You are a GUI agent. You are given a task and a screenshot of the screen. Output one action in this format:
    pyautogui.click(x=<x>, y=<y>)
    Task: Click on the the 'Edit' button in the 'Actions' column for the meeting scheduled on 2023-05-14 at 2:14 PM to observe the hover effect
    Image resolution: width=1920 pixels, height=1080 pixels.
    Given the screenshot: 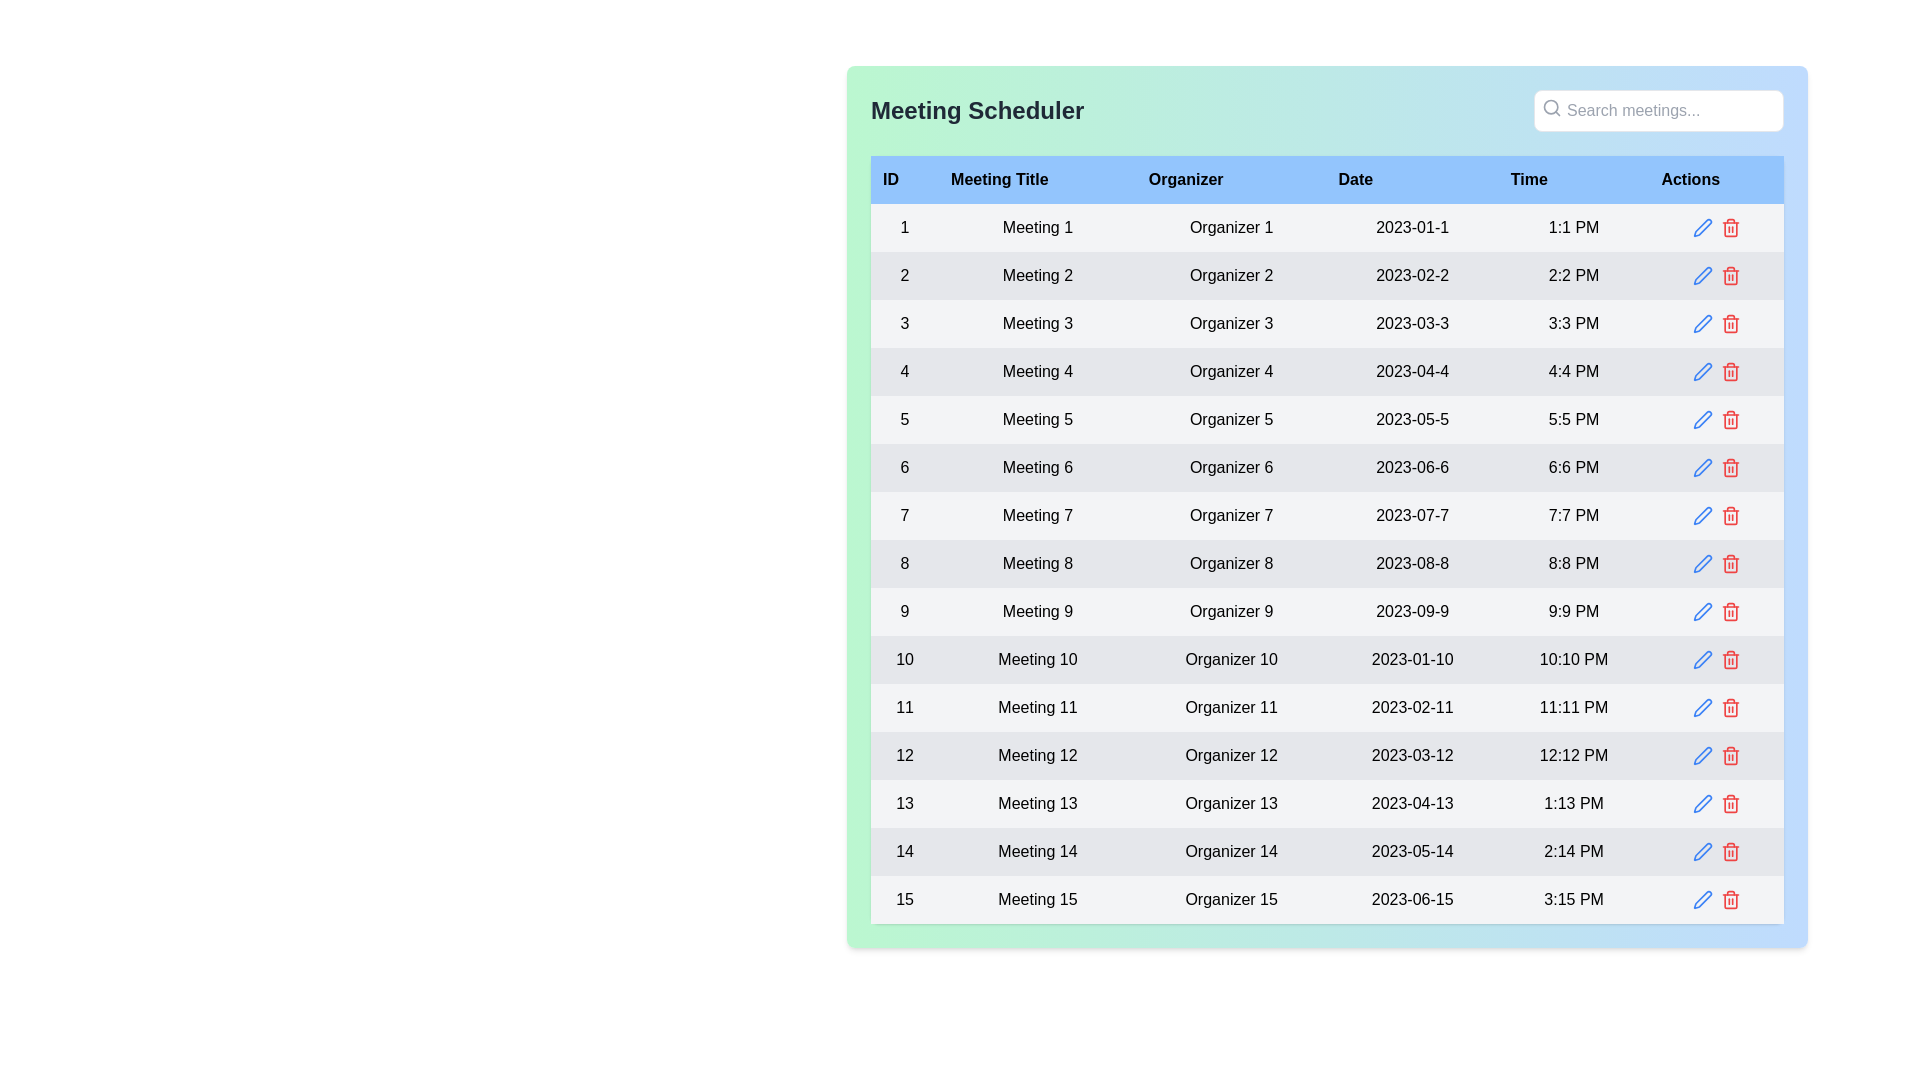 What is the action you would take?
    pyautogui.click(x=1701, y=852)
    